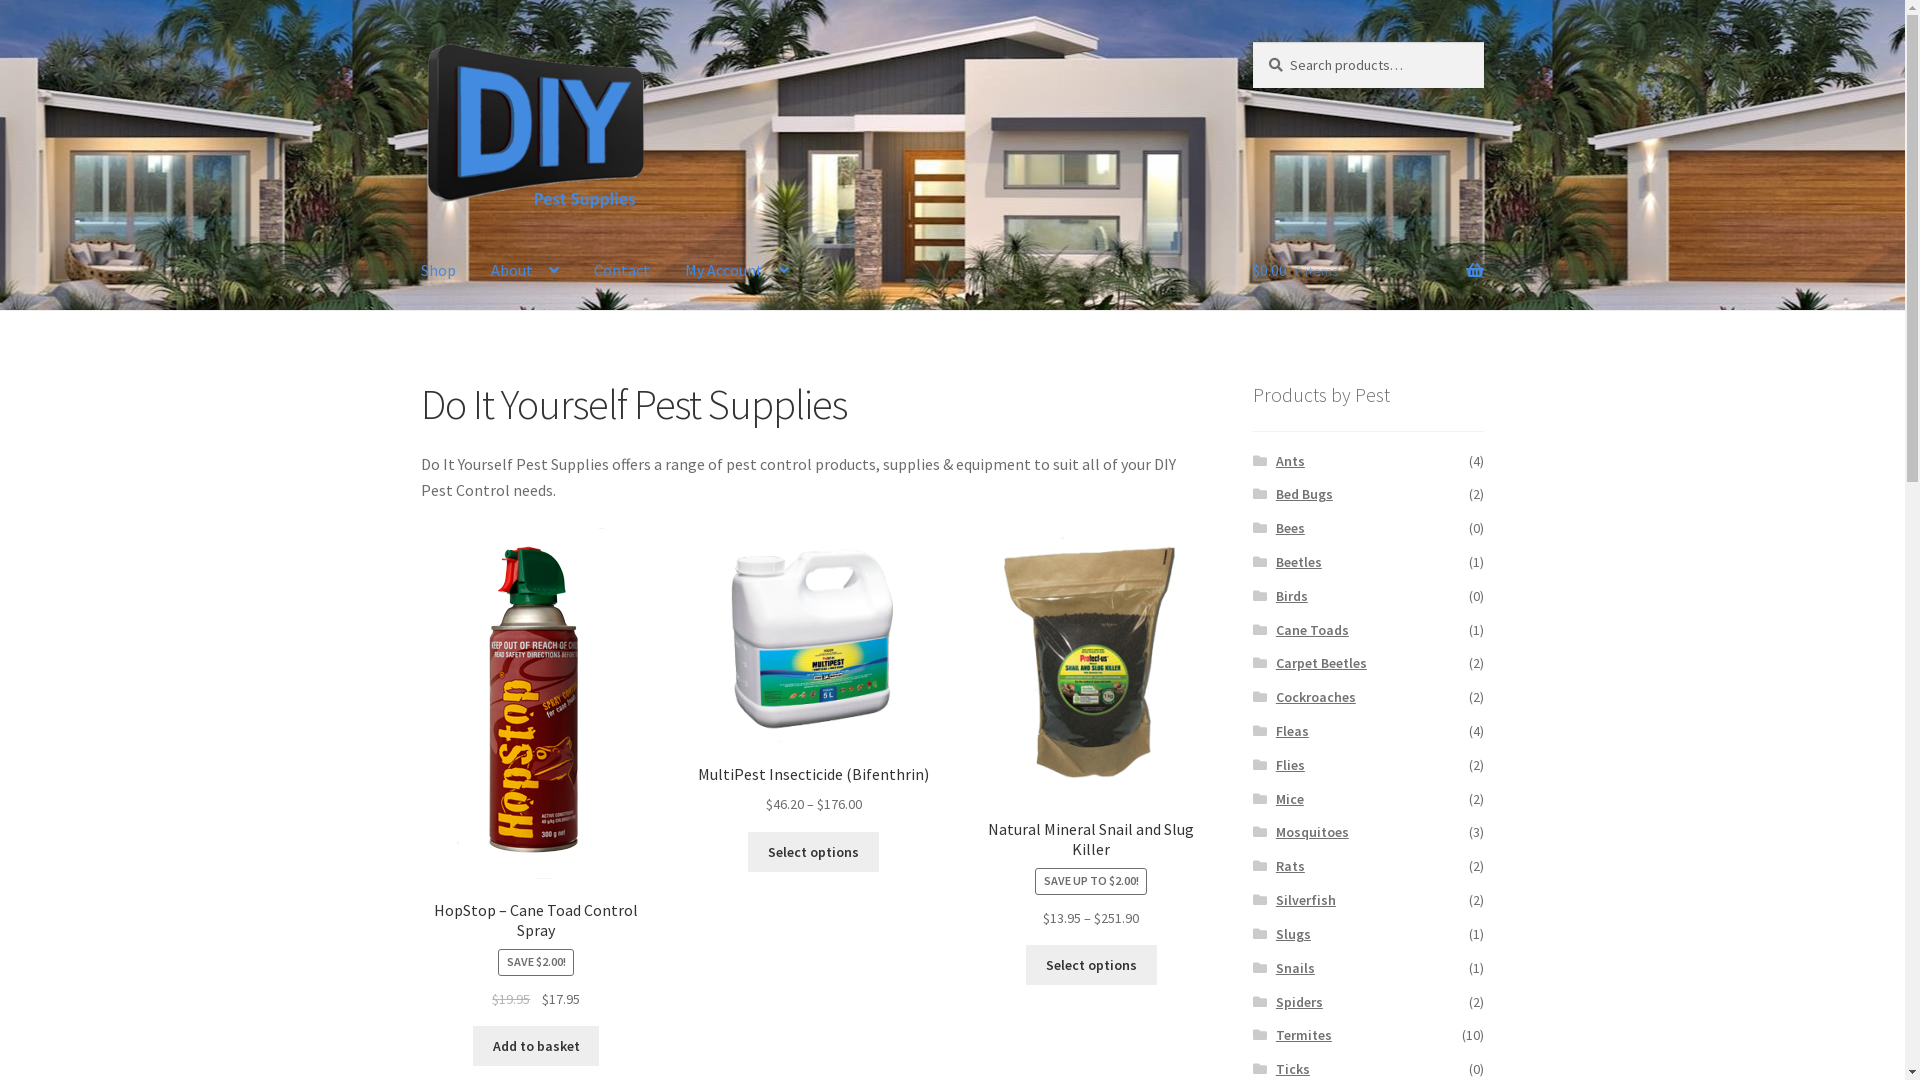 This screenshot has height=1080, width=1920. Describe the element at coordinates (1275, 933) in the screenshot. I see `'Slugs'` at that location.